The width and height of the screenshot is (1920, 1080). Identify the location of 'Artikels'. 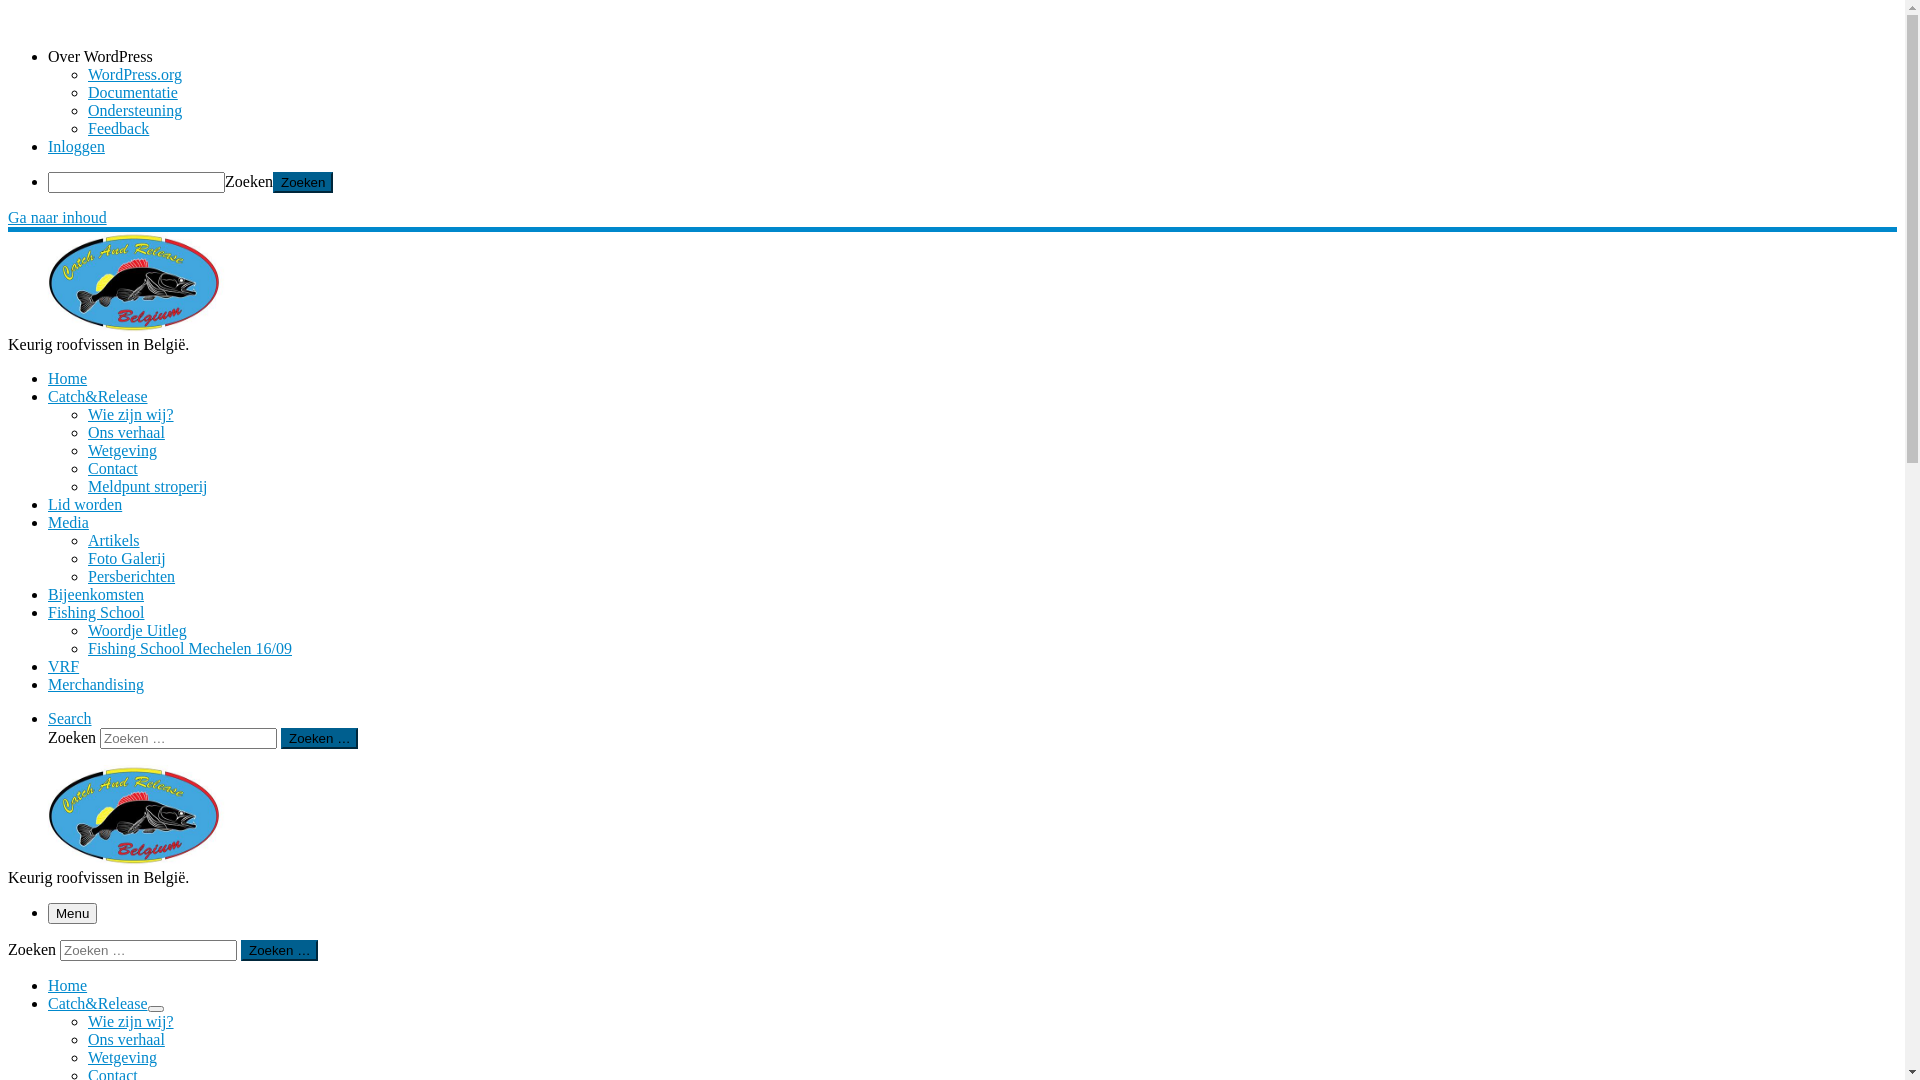
(113, 540).